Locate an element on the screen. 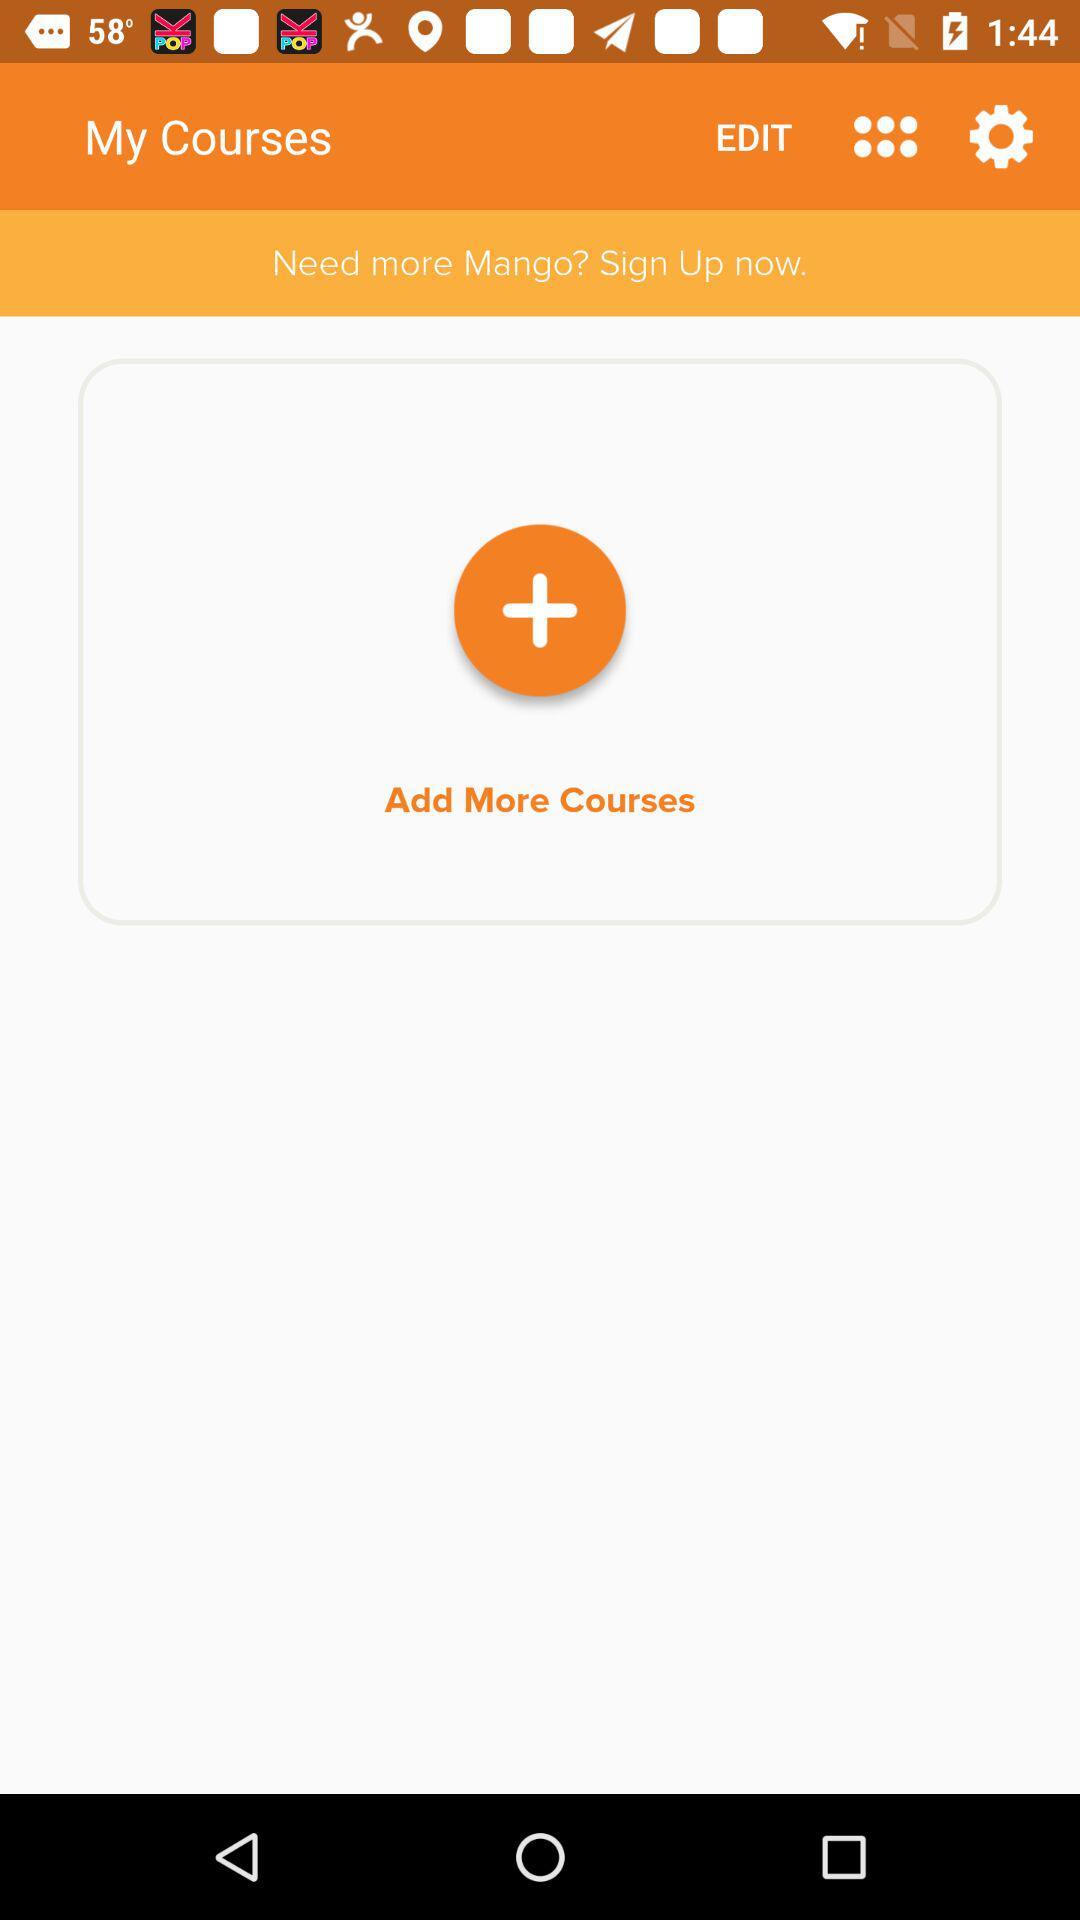  the item to the right of the my courses icon is located at coordinates (753, 135).